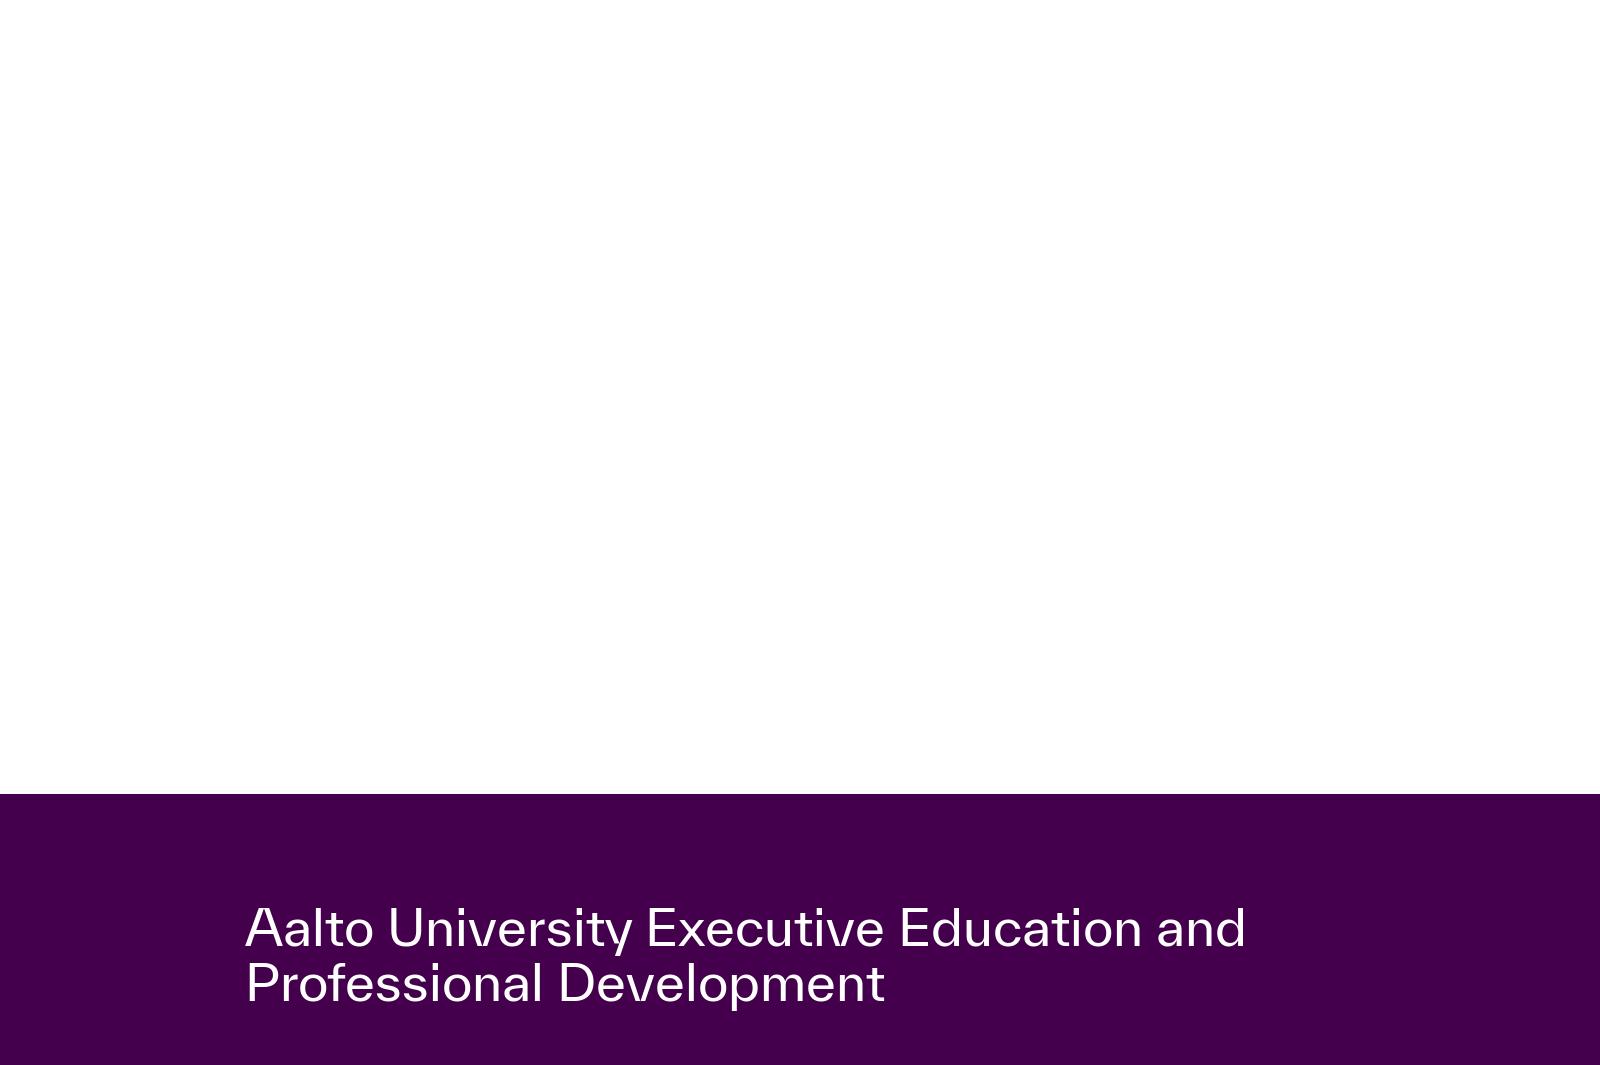 This screenshot has width=1600, height=1065. Describe the element at coordinates (648, 959) in the screenshot. I see `'I permit Aalto University Executive Education Ltd to use my contact information for marketing purposes, for example, to provide me with further information about its programs or send invitations to events. I can decide anytime that I no longer want to be contacted. See our'` at that location.